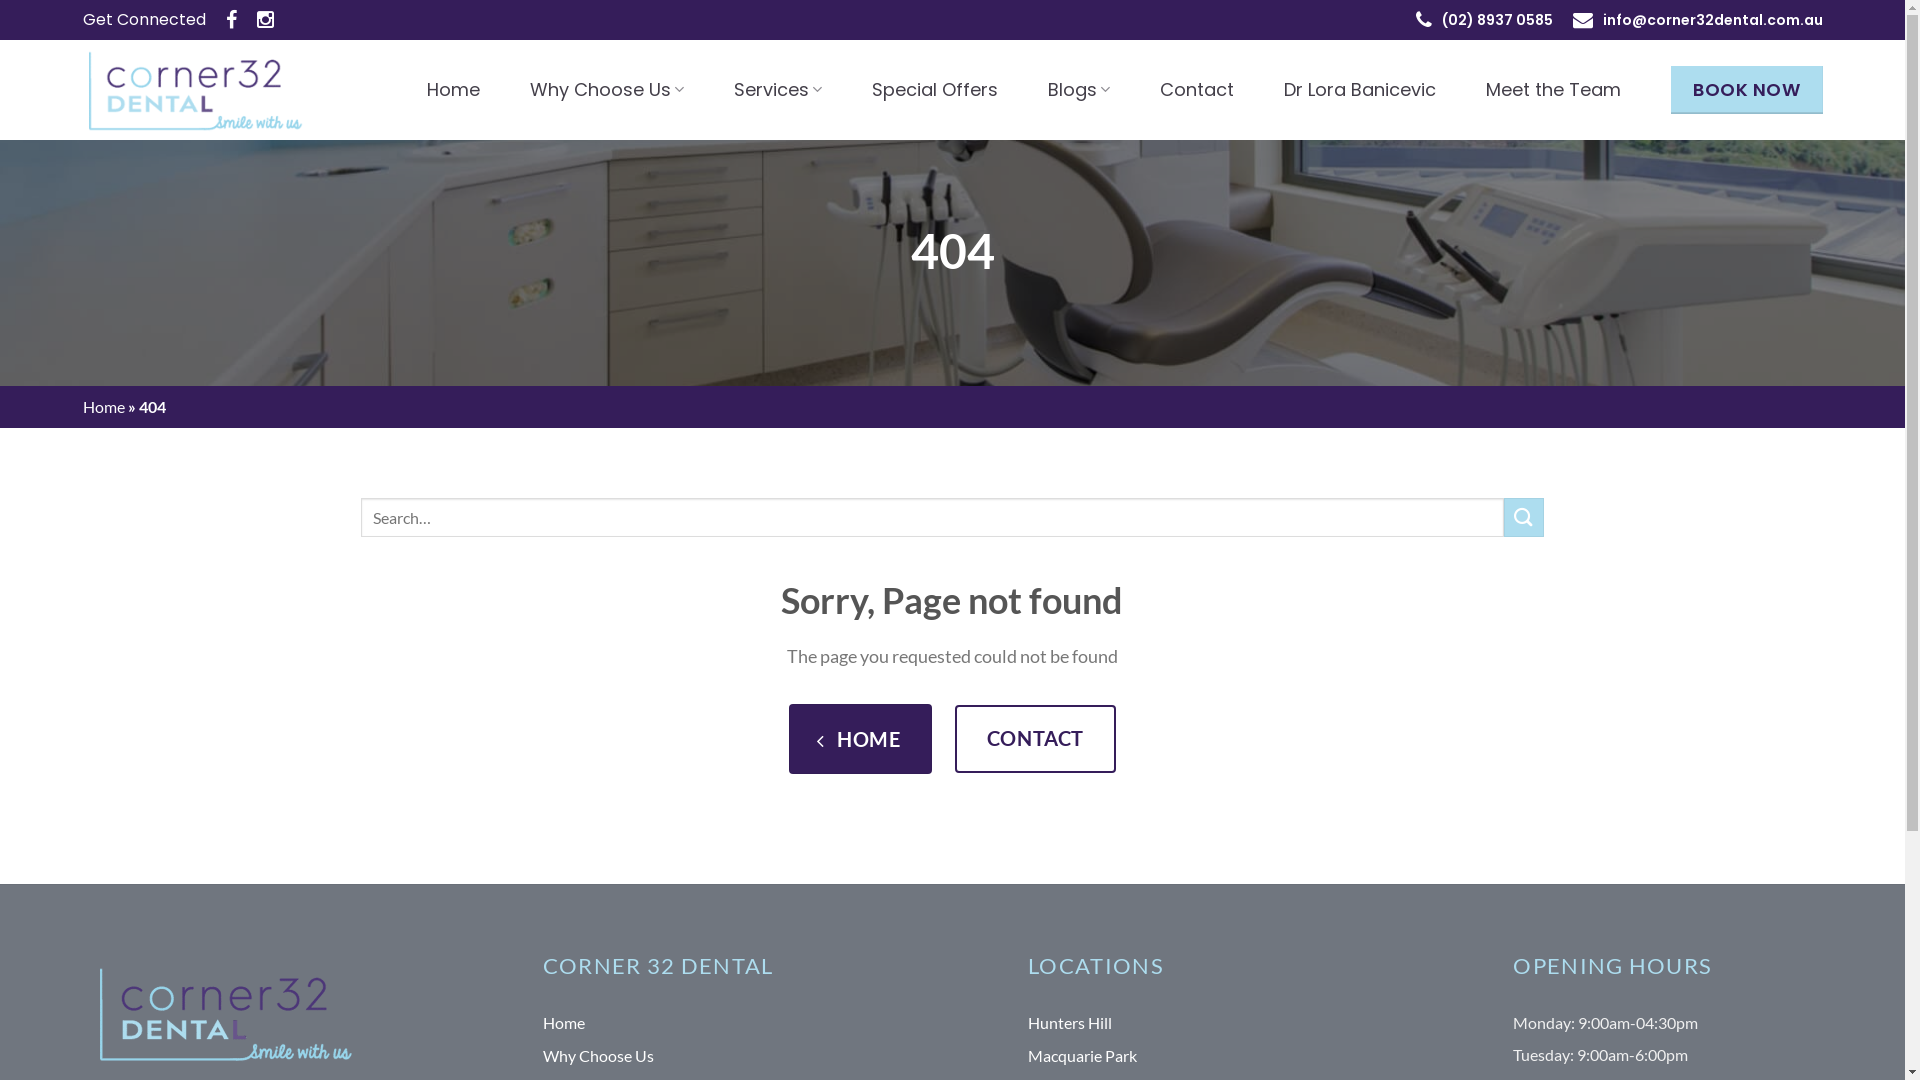 Image resolution: width=1920 pixels, height=1080 pixels. Describe the element at coordinates (1035, 739) in the screenshot. I see `'CONTACT'` at that location.